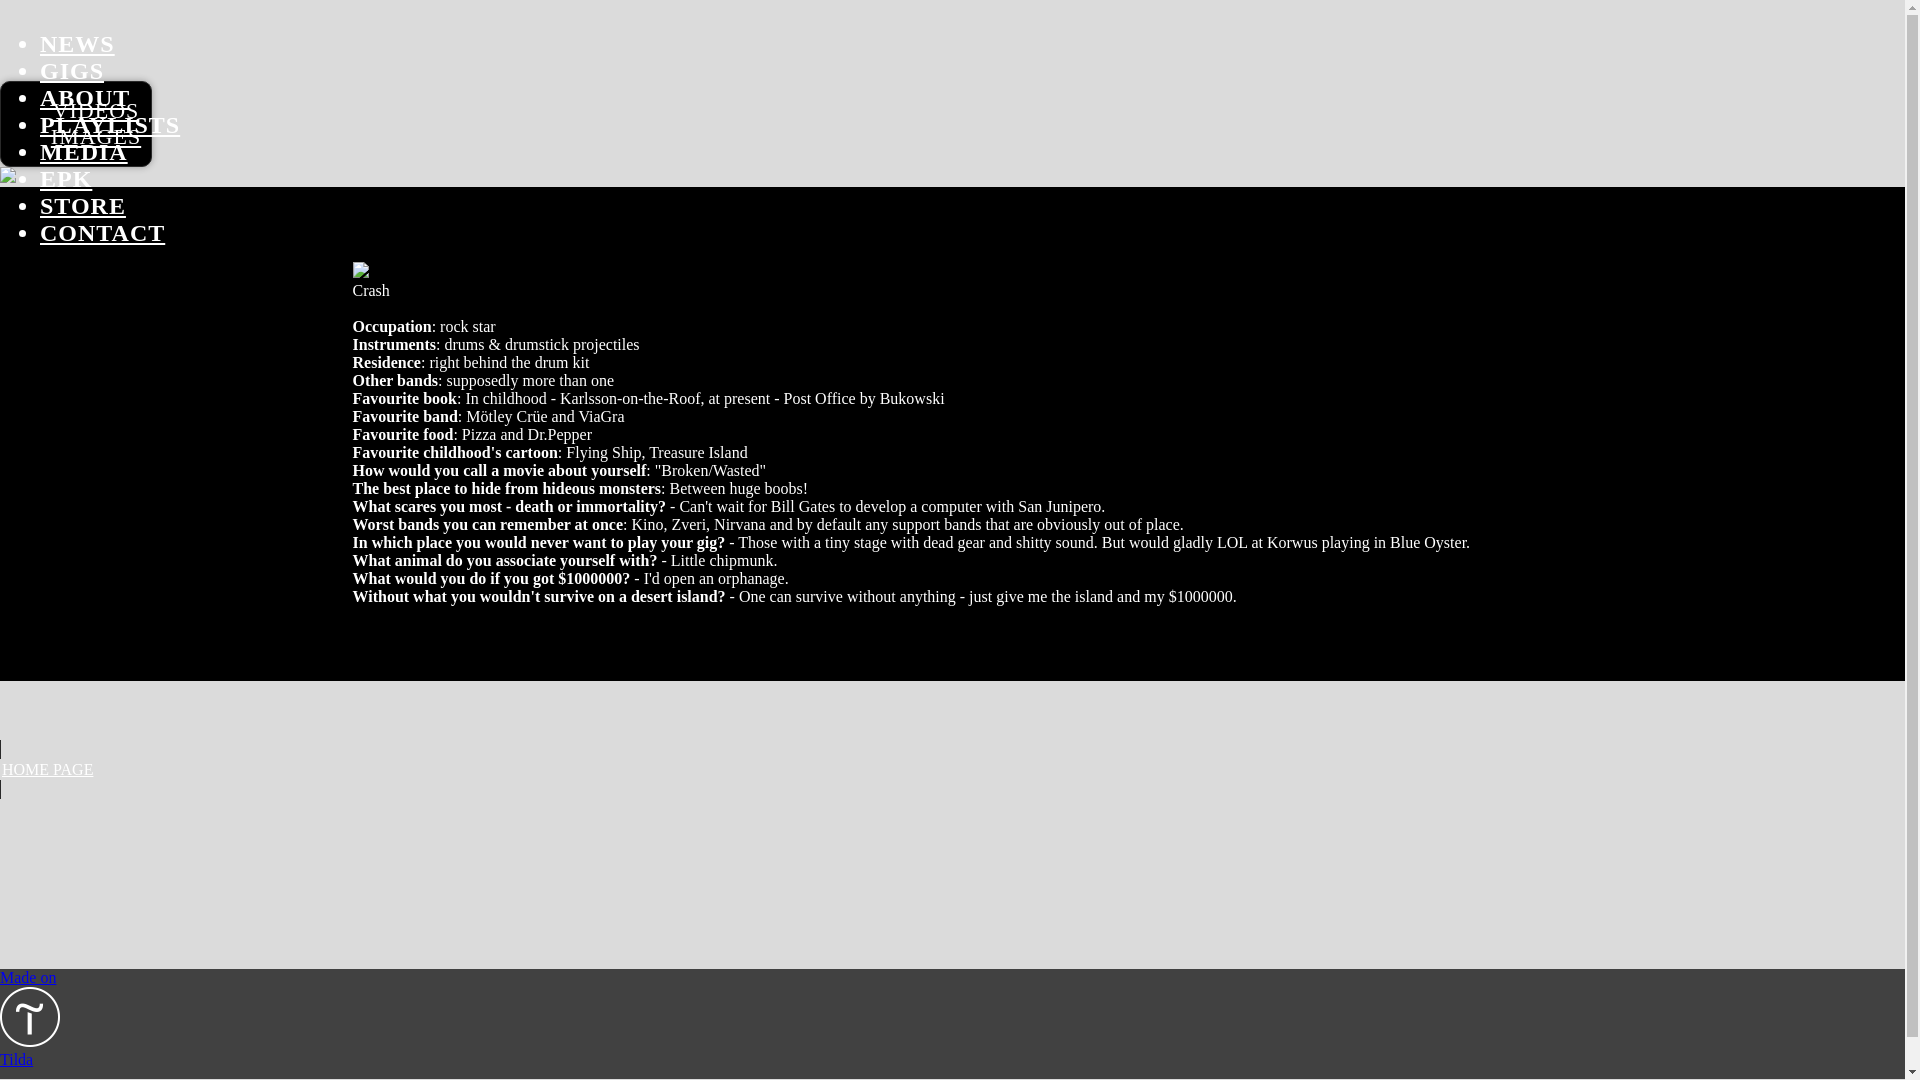 The width and height of the screenshot is (1920, 1080). Describe the element at coordinates (81, 205) in the screenshot. I see `'STORE'` at that location.